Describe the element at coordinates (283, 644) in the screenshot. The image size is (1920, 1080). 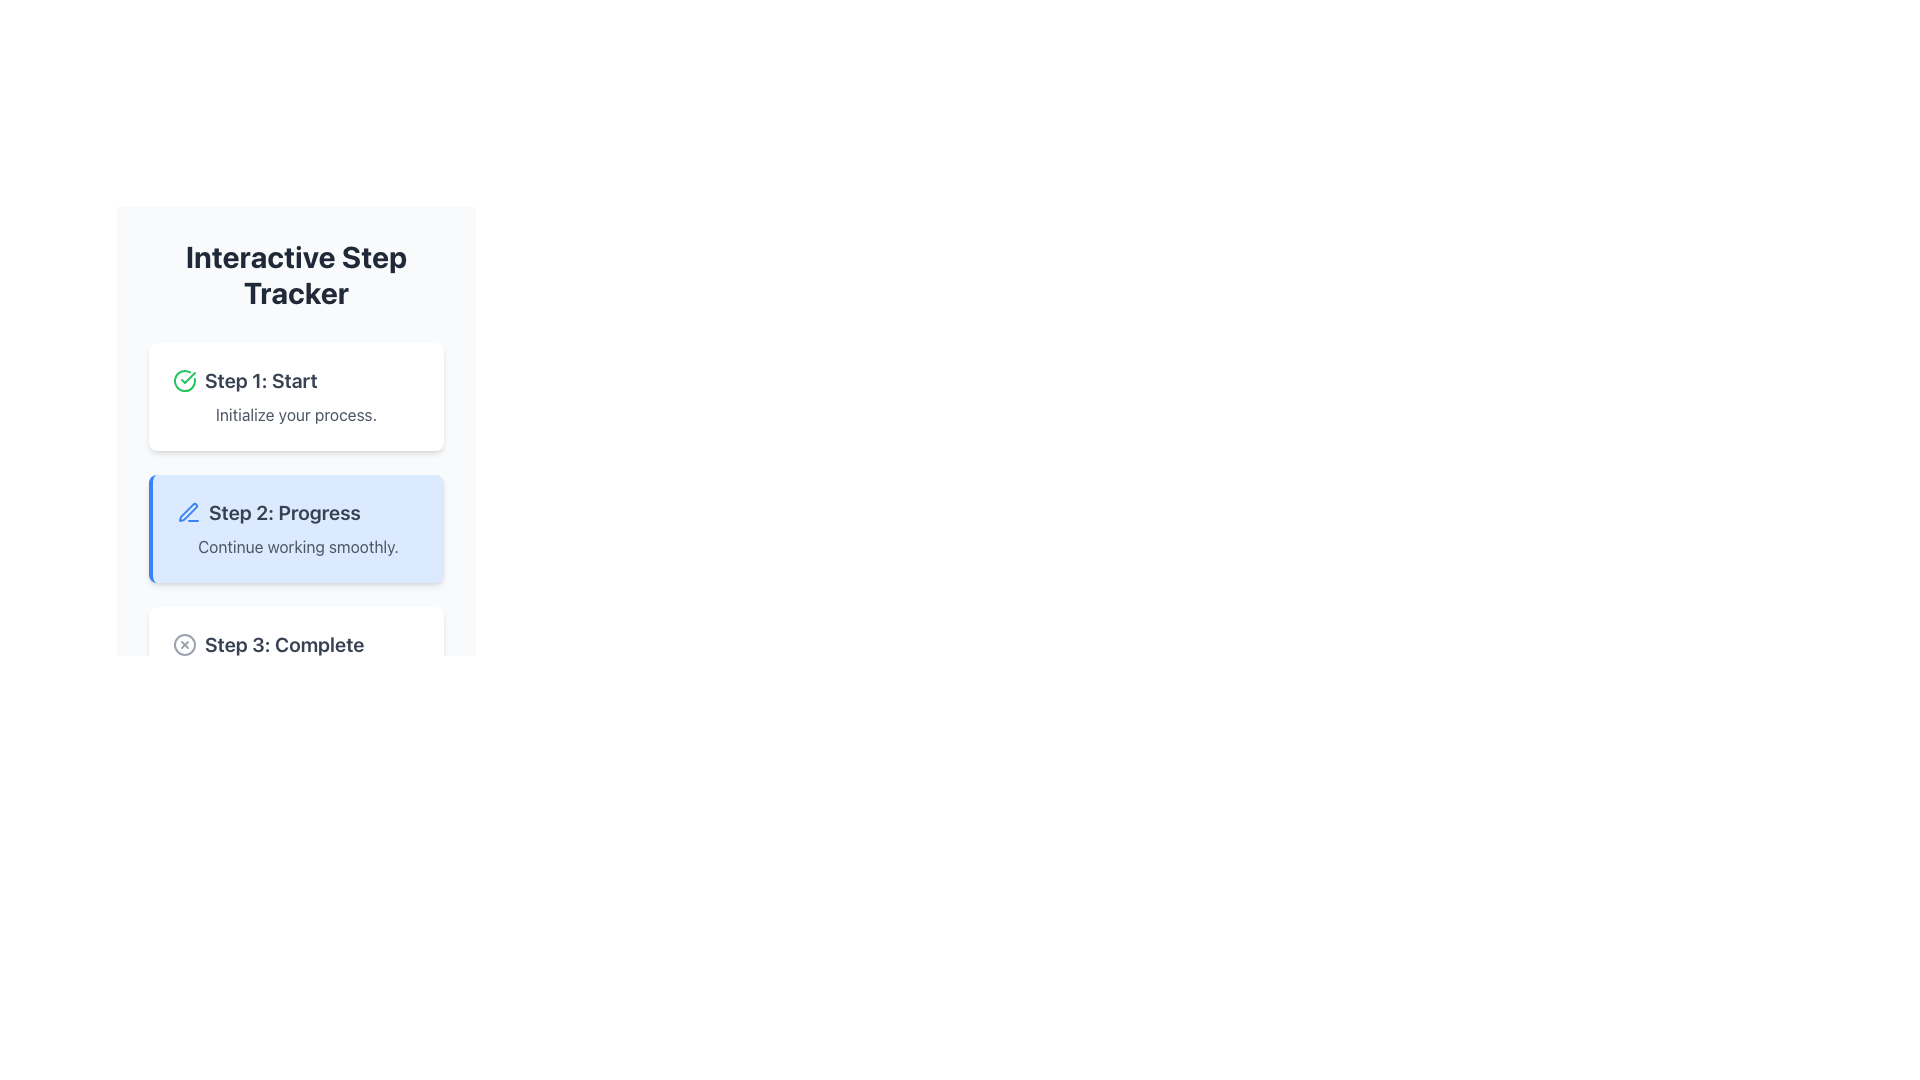
I see `the text label that reads 'Step 3: Complete', which is styled in bold and located within the step tracker interface` at that location.